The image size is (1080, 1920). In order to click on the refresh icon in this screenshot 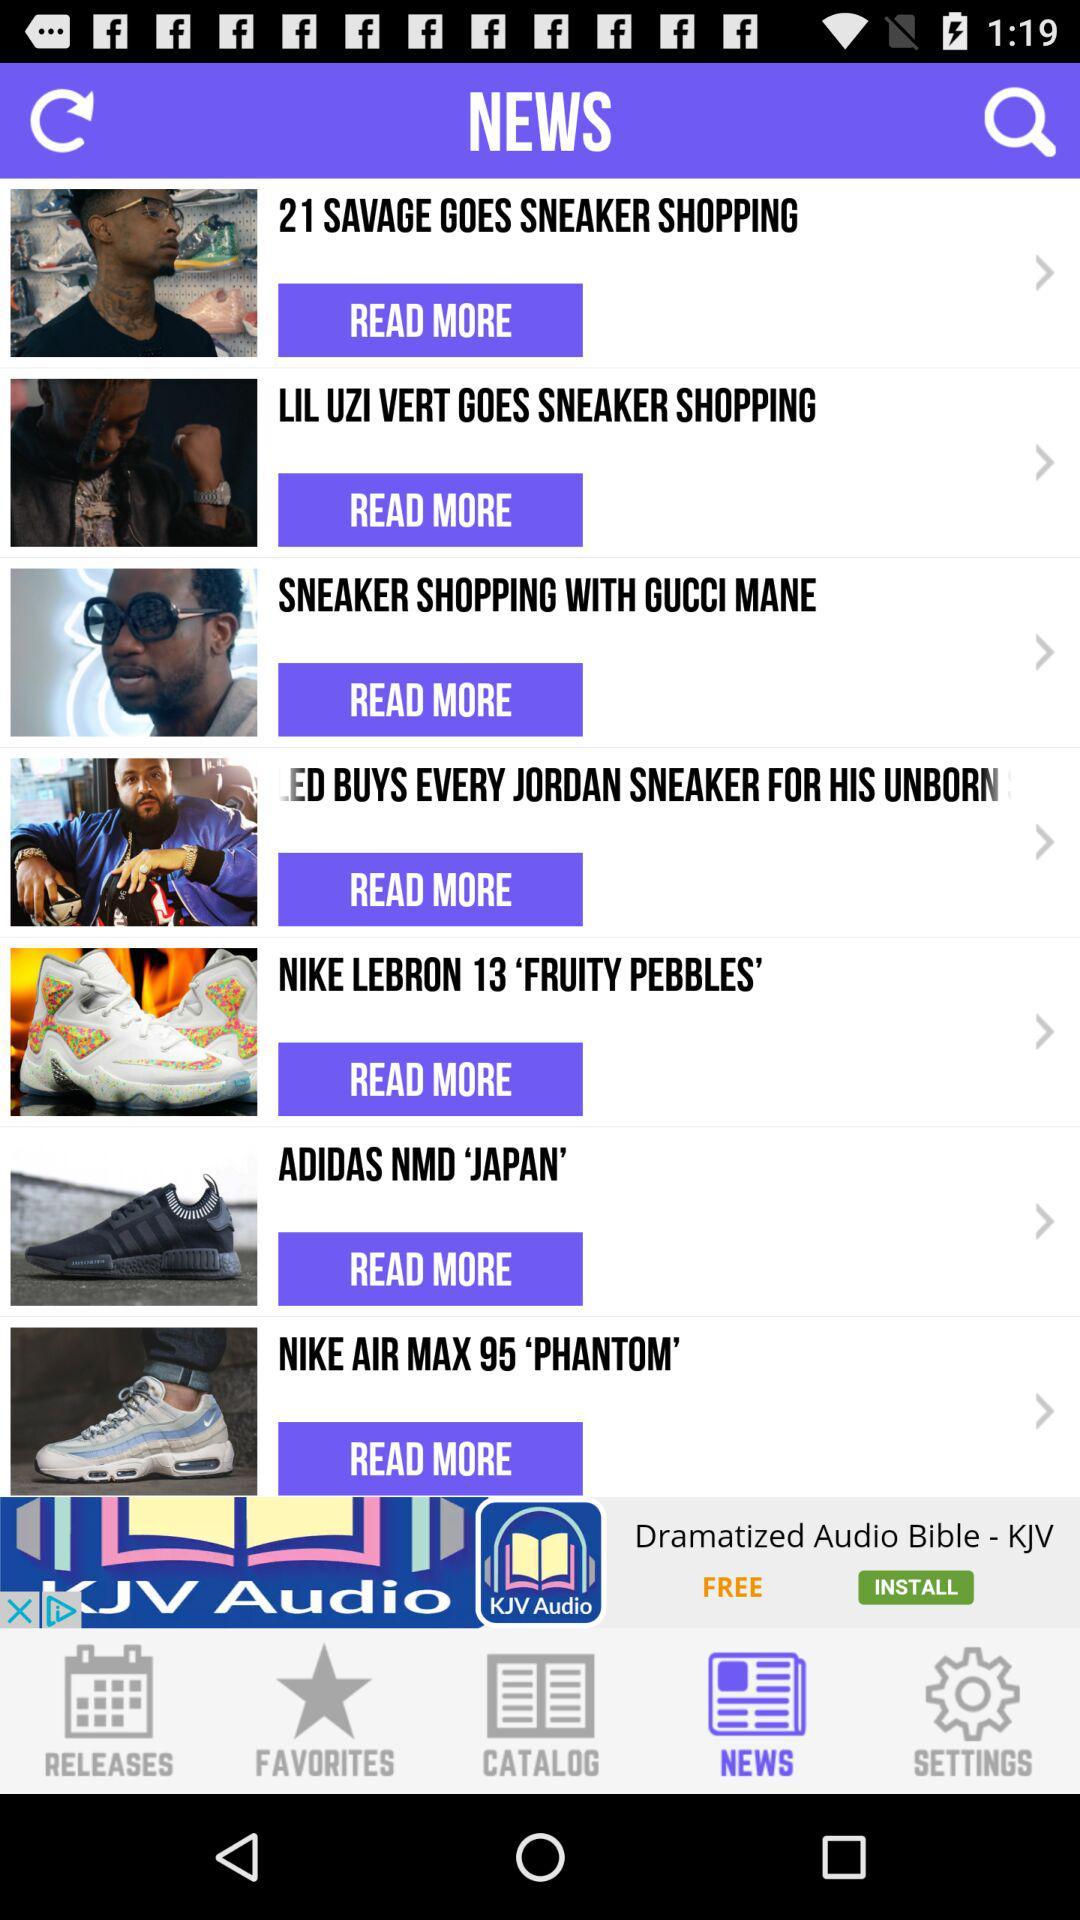, I will do `click(60, 128)`.